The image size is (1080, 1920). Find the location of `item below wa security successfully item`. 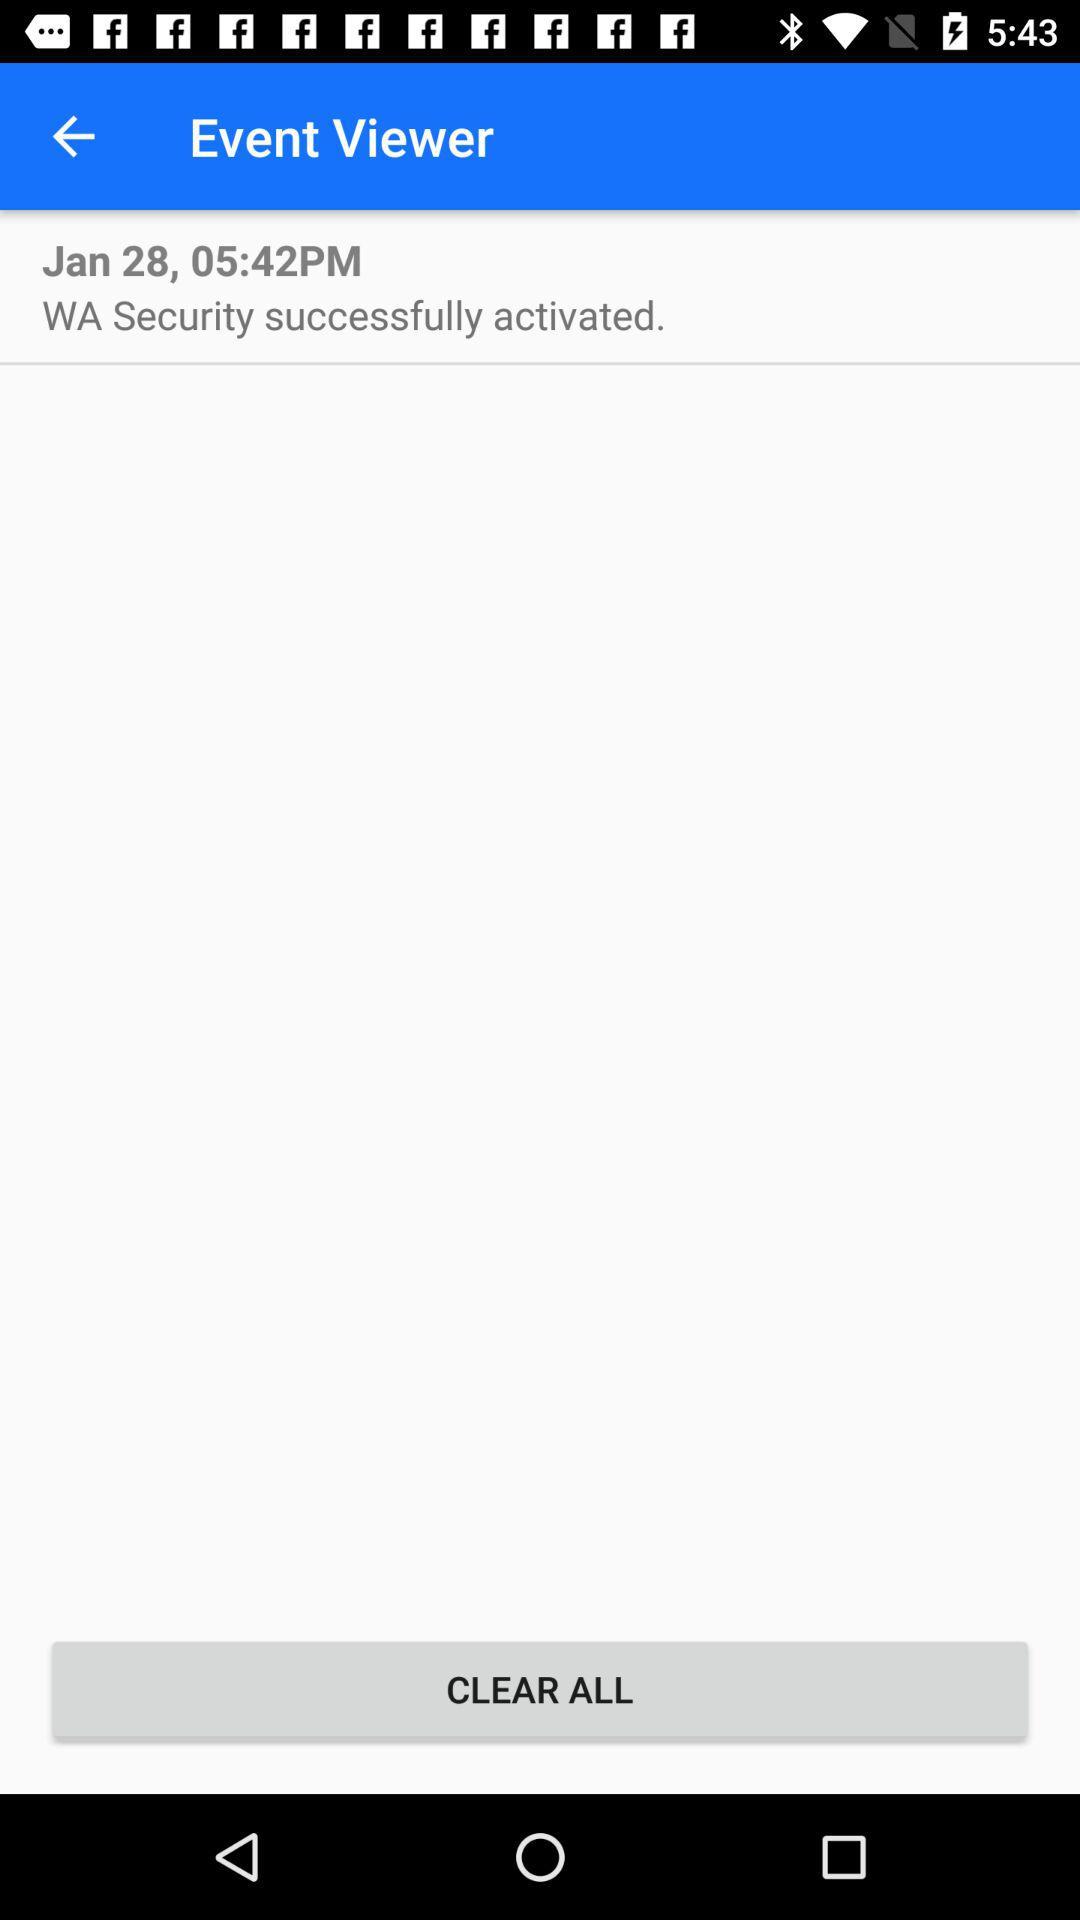

item below wa security successfully item is located at coordinates (540, 1688).